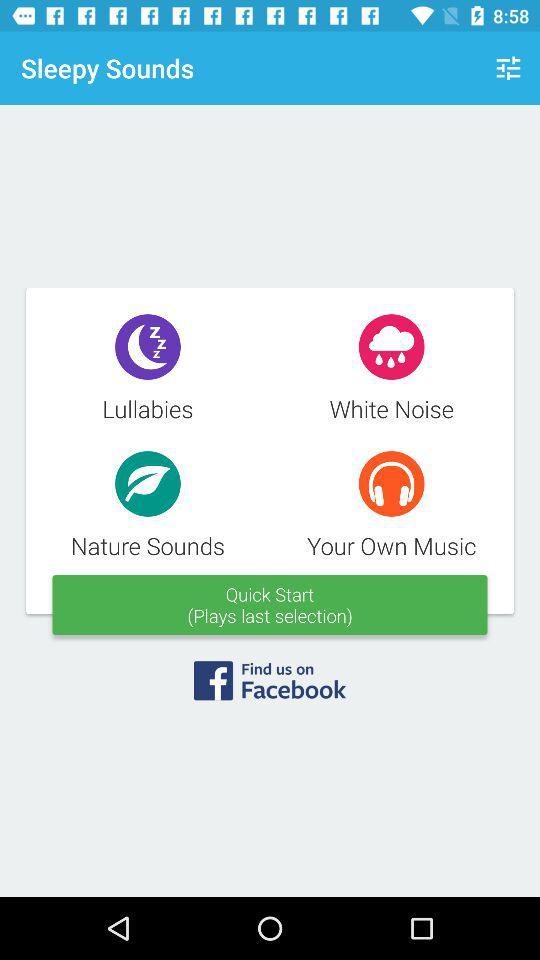 The height and width of the screenshot is (960, 540). What do you see at coordinates (508, 68) in the screenshot?
I see `the item next to the sleepy sounds item` at bounding box center [508, 68].